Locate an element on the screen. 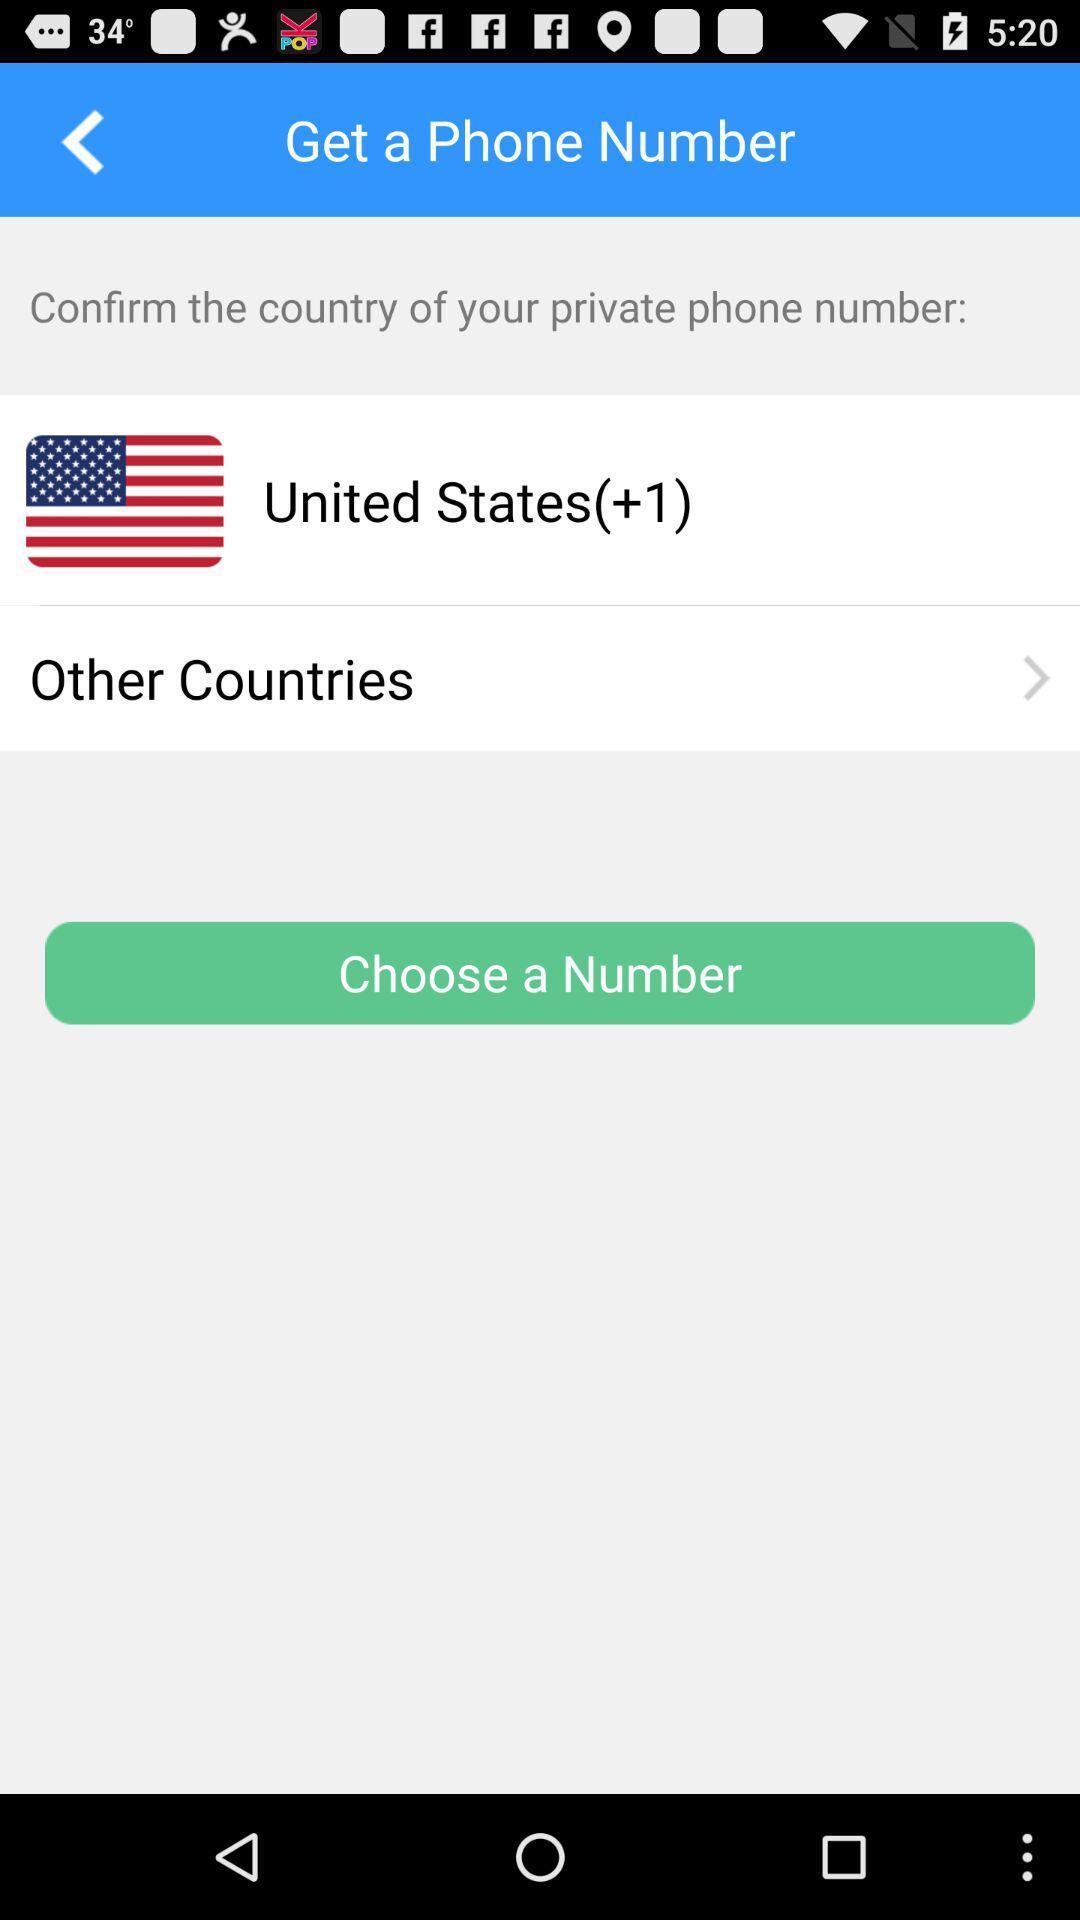 Image resolution: width=1080 pixels, height=1920 pixels. app below the confirm the country is located at coordinates (633, 500).